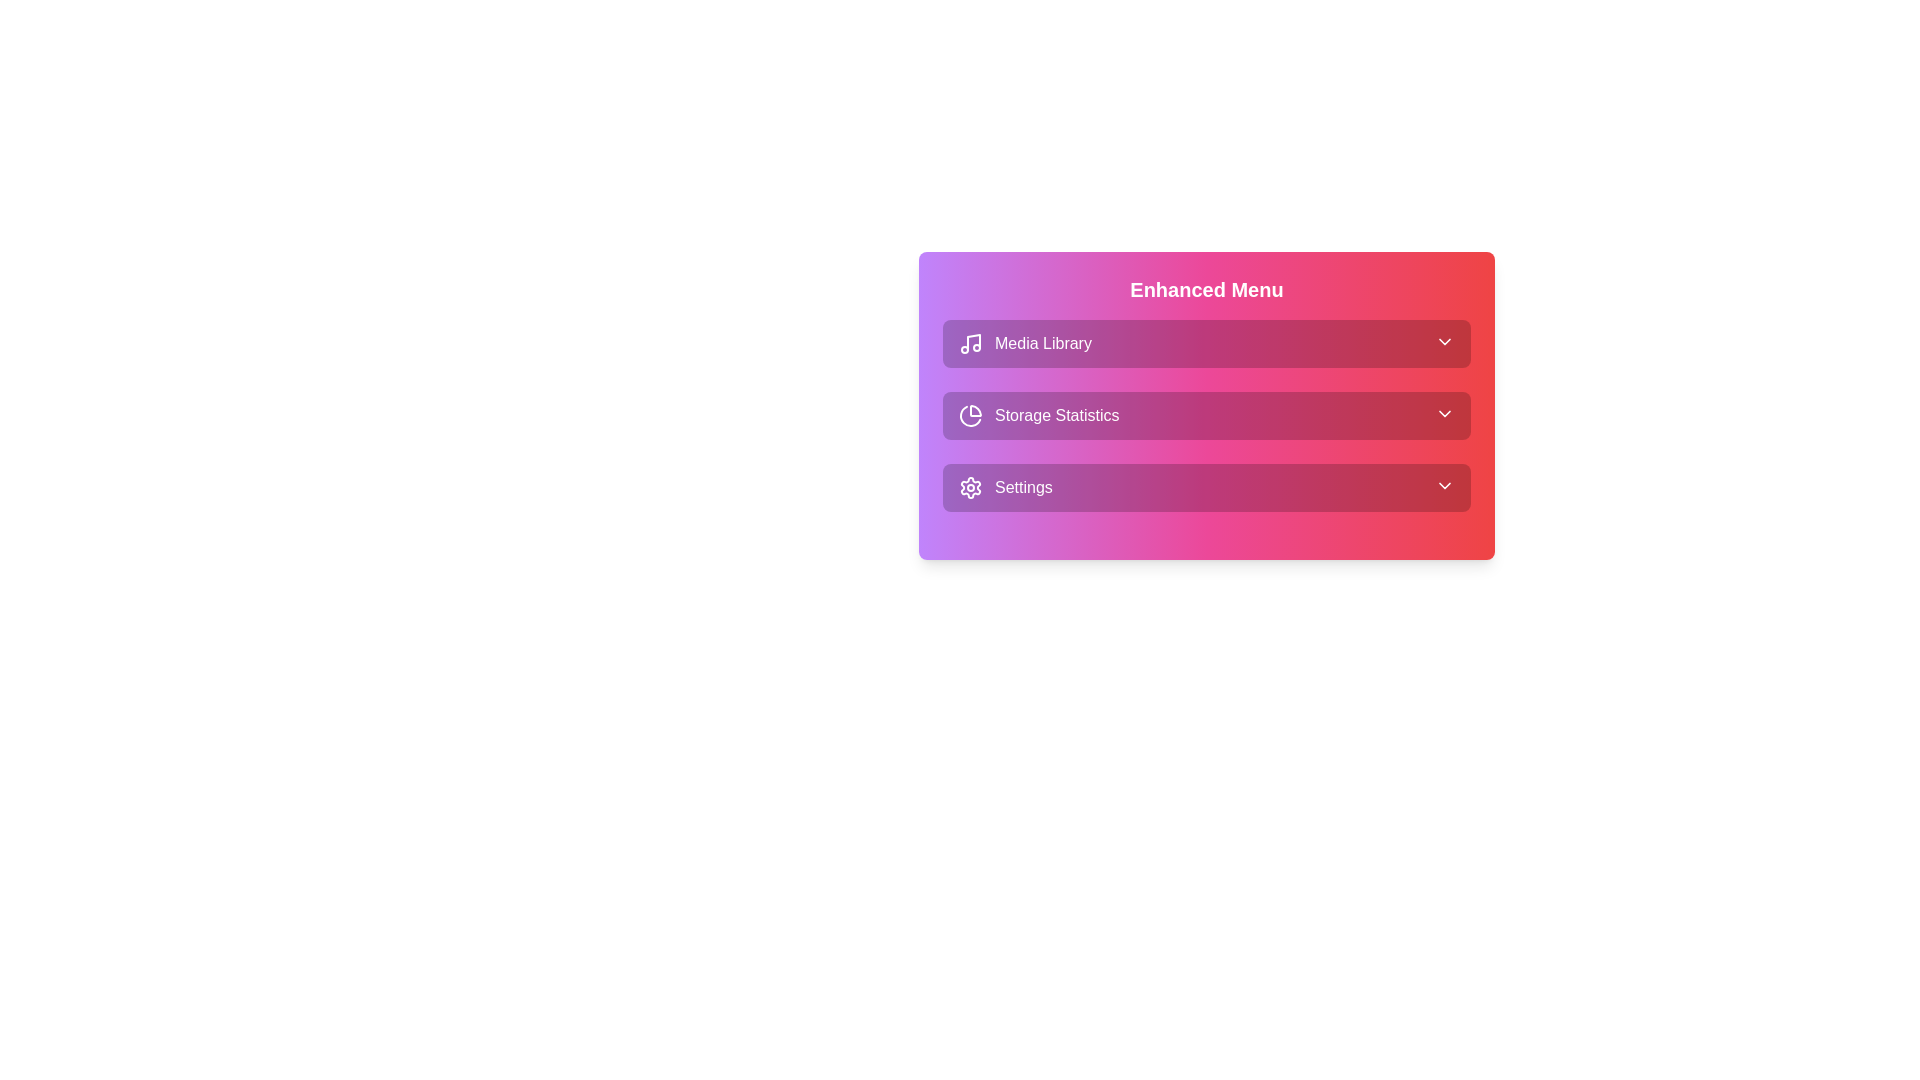  I want to click on the Chevron Icon located on the far right side of the 'Storage Statistics' panel, so click(1444, 412).